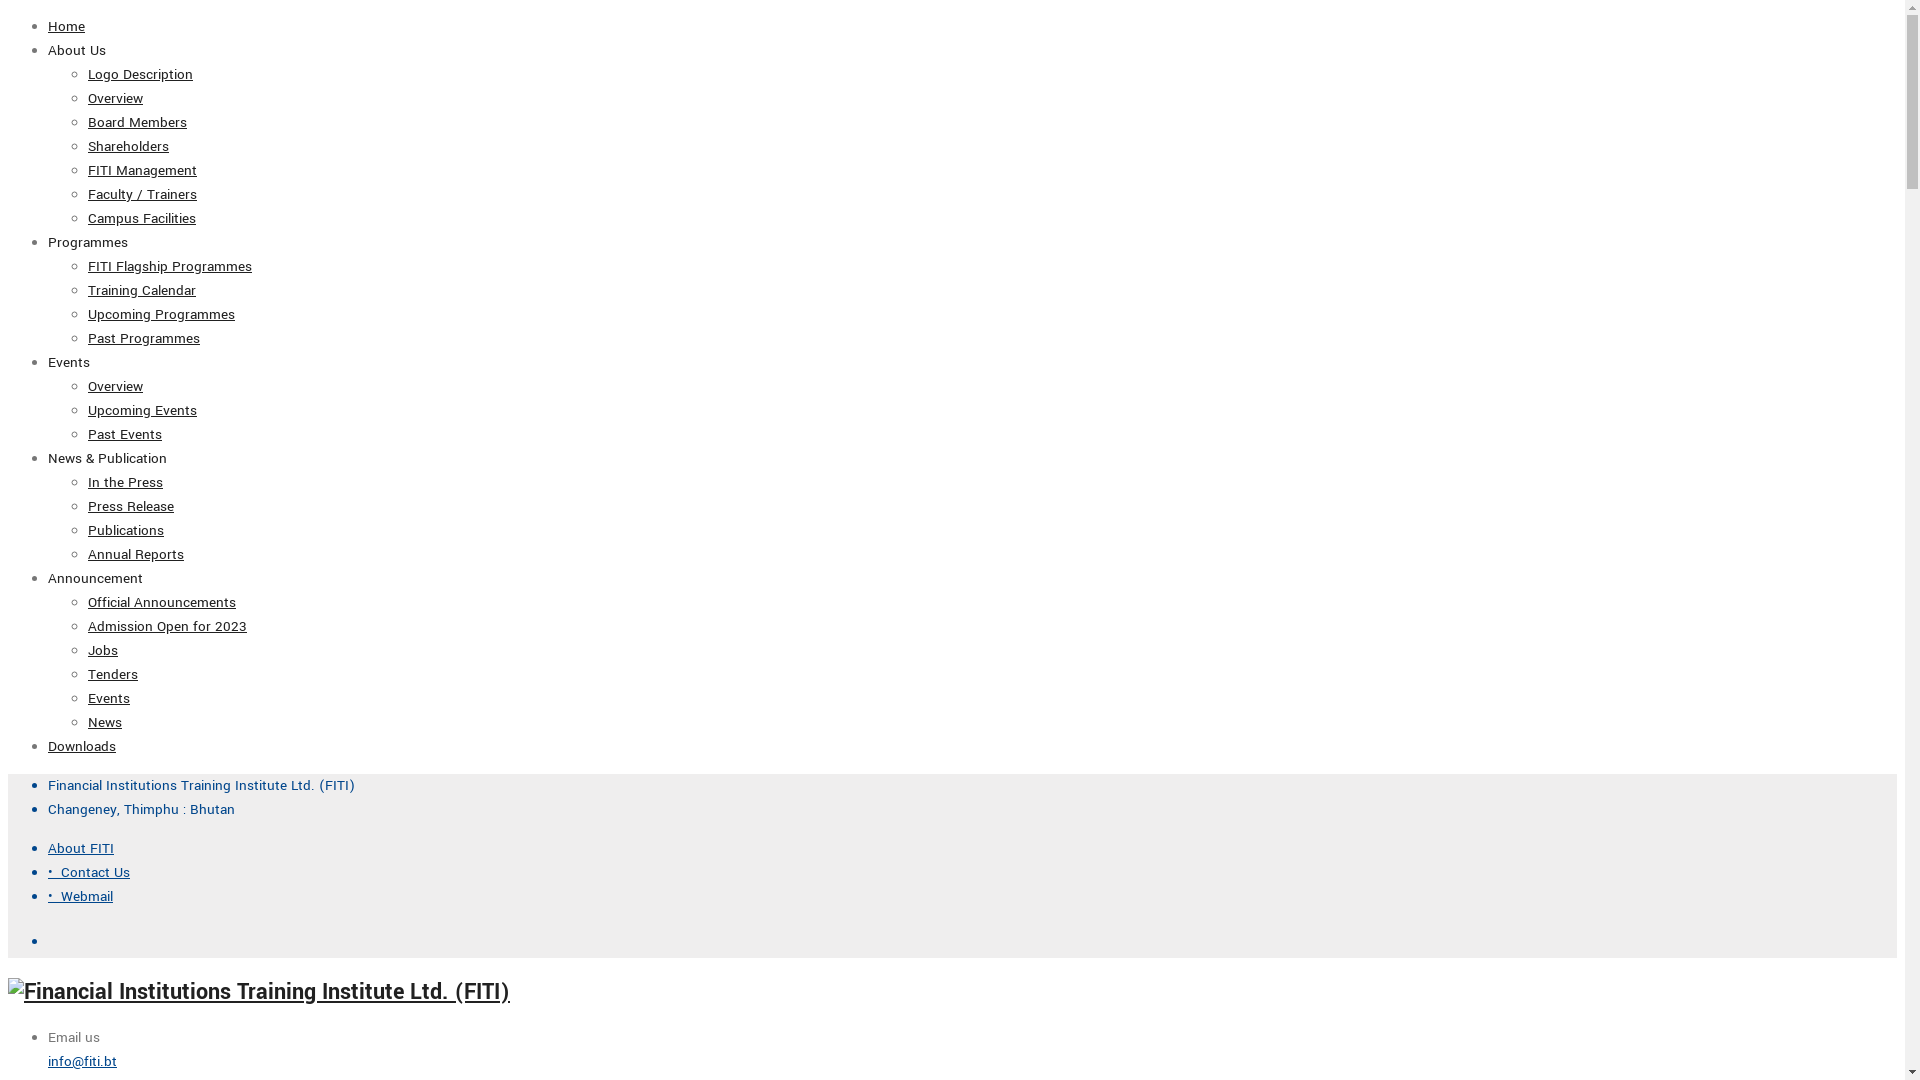 The image size is (1920, 1080). Describe the element at coordinates (123, 433) in the screenshot. I see `'Past Events'` at that location.